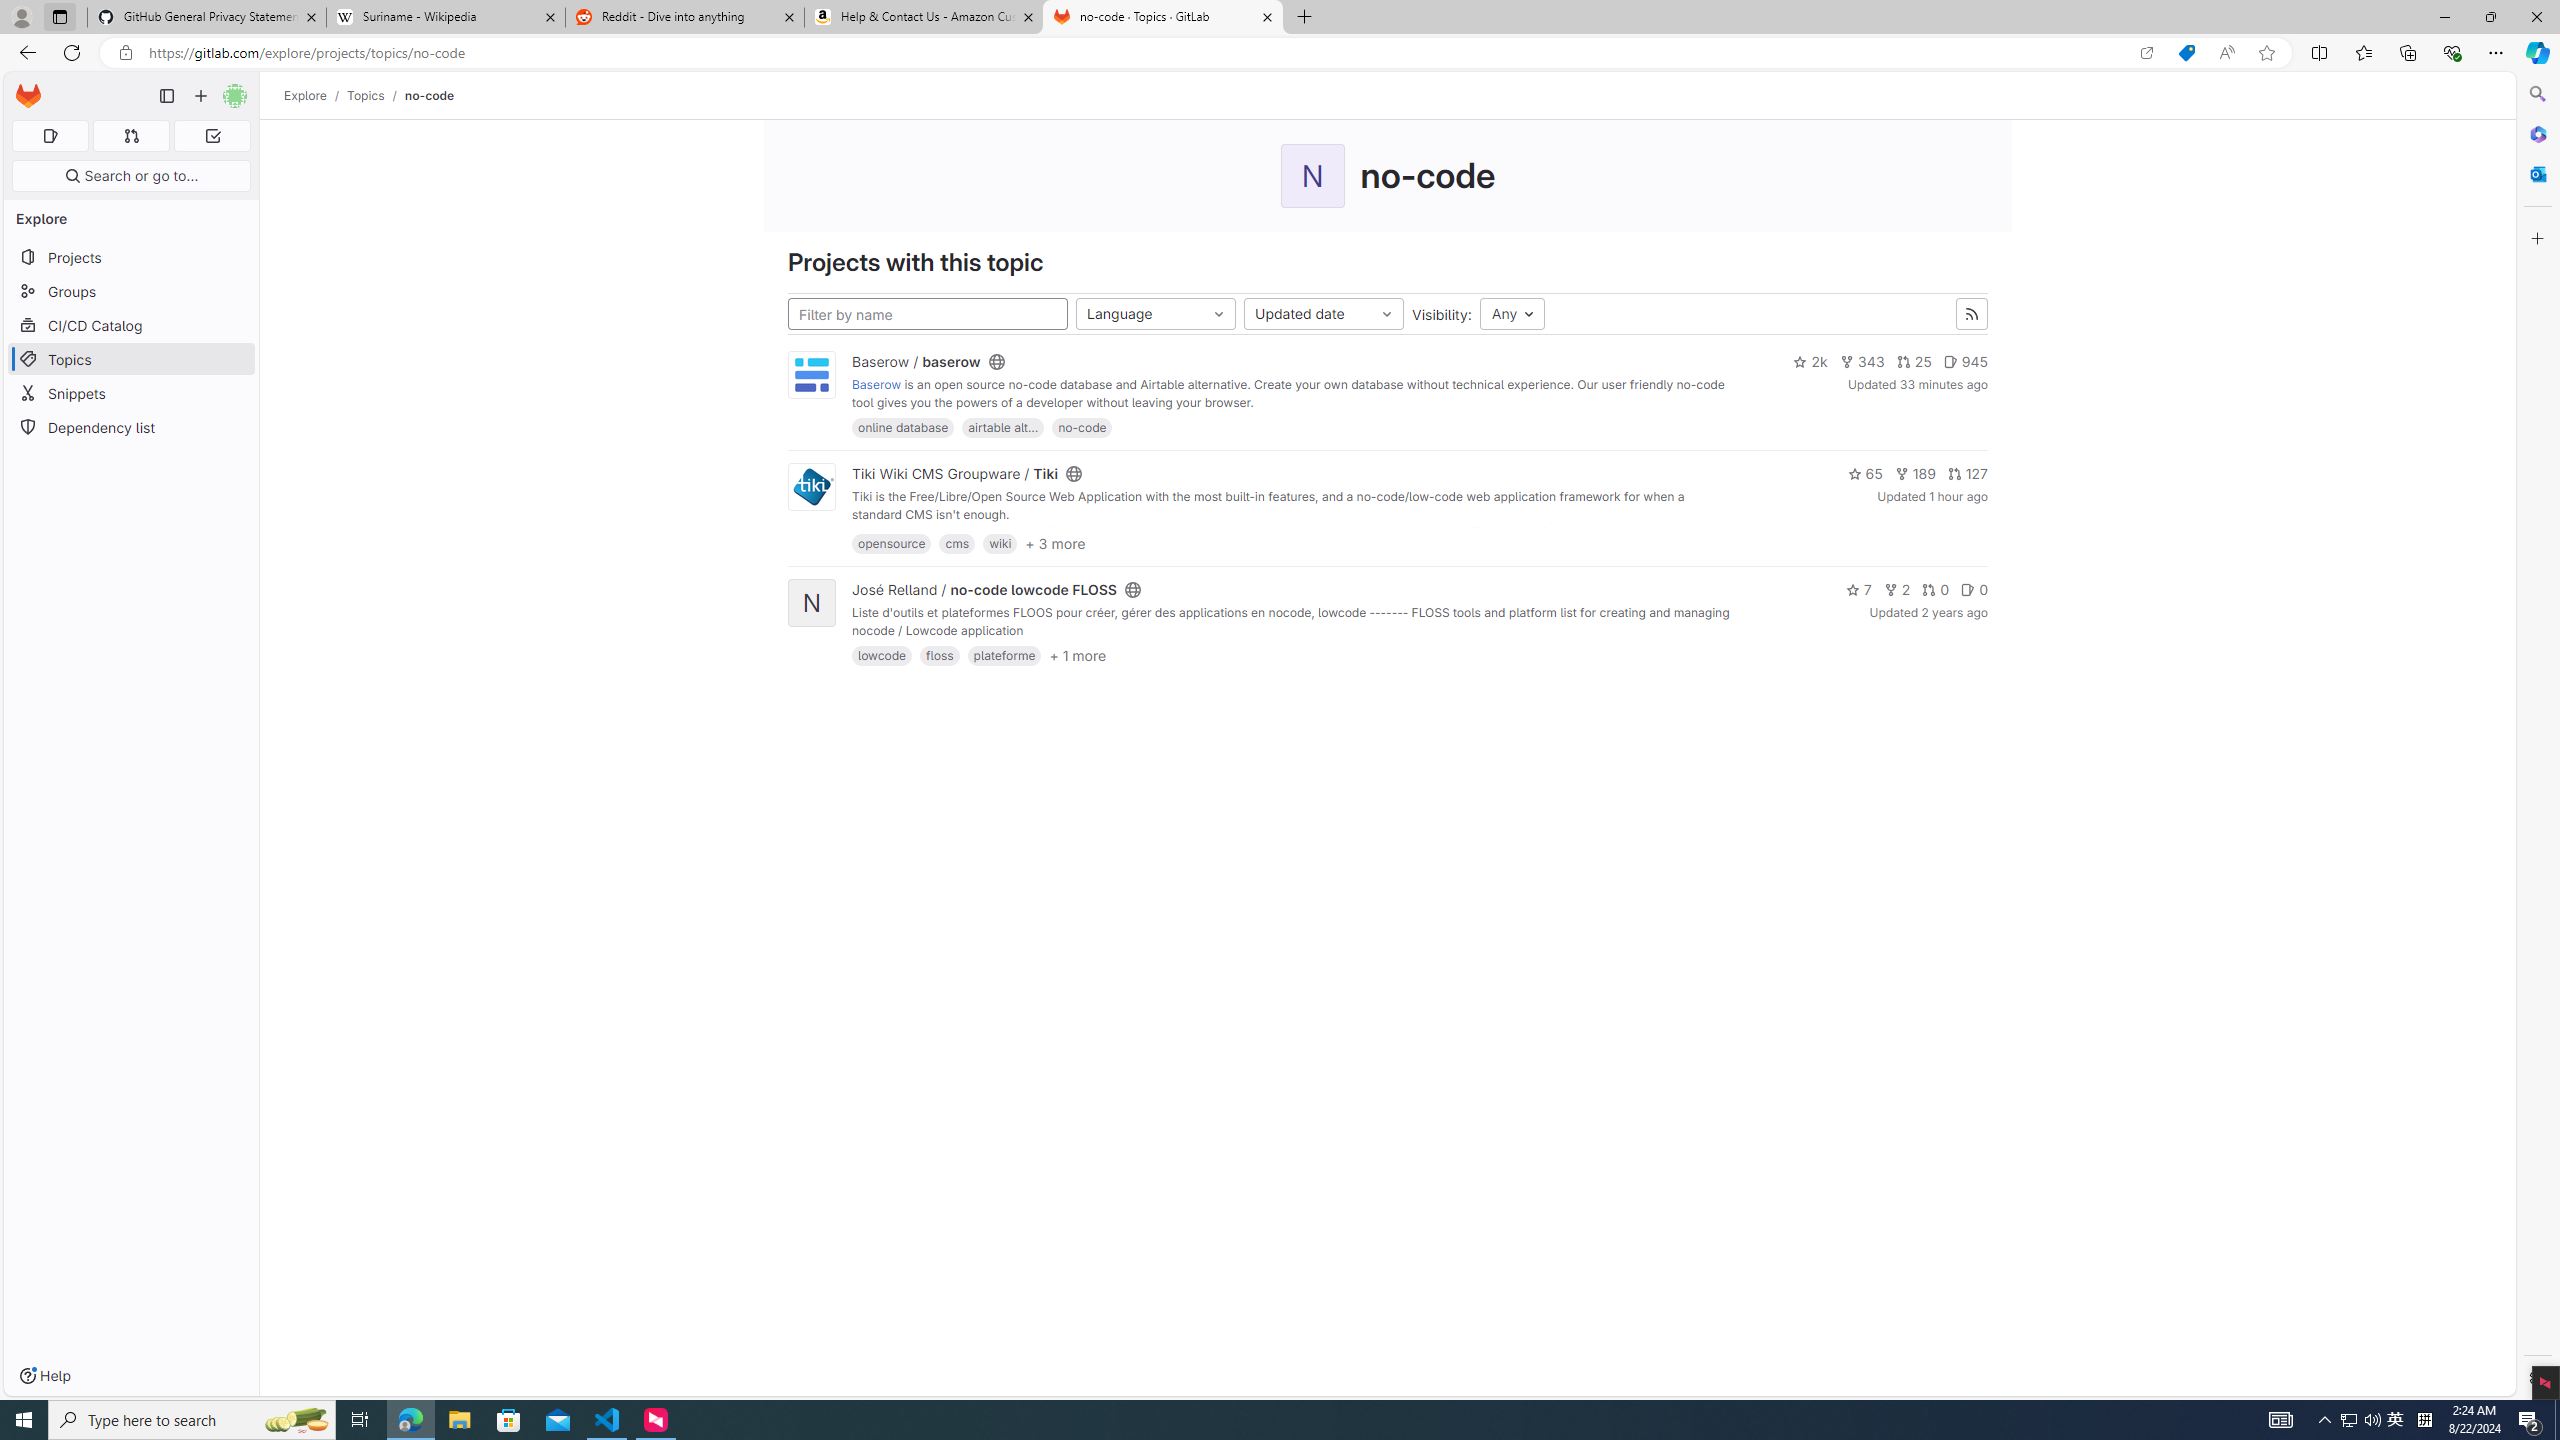  I want to click on 'cms', so click(957, 543).